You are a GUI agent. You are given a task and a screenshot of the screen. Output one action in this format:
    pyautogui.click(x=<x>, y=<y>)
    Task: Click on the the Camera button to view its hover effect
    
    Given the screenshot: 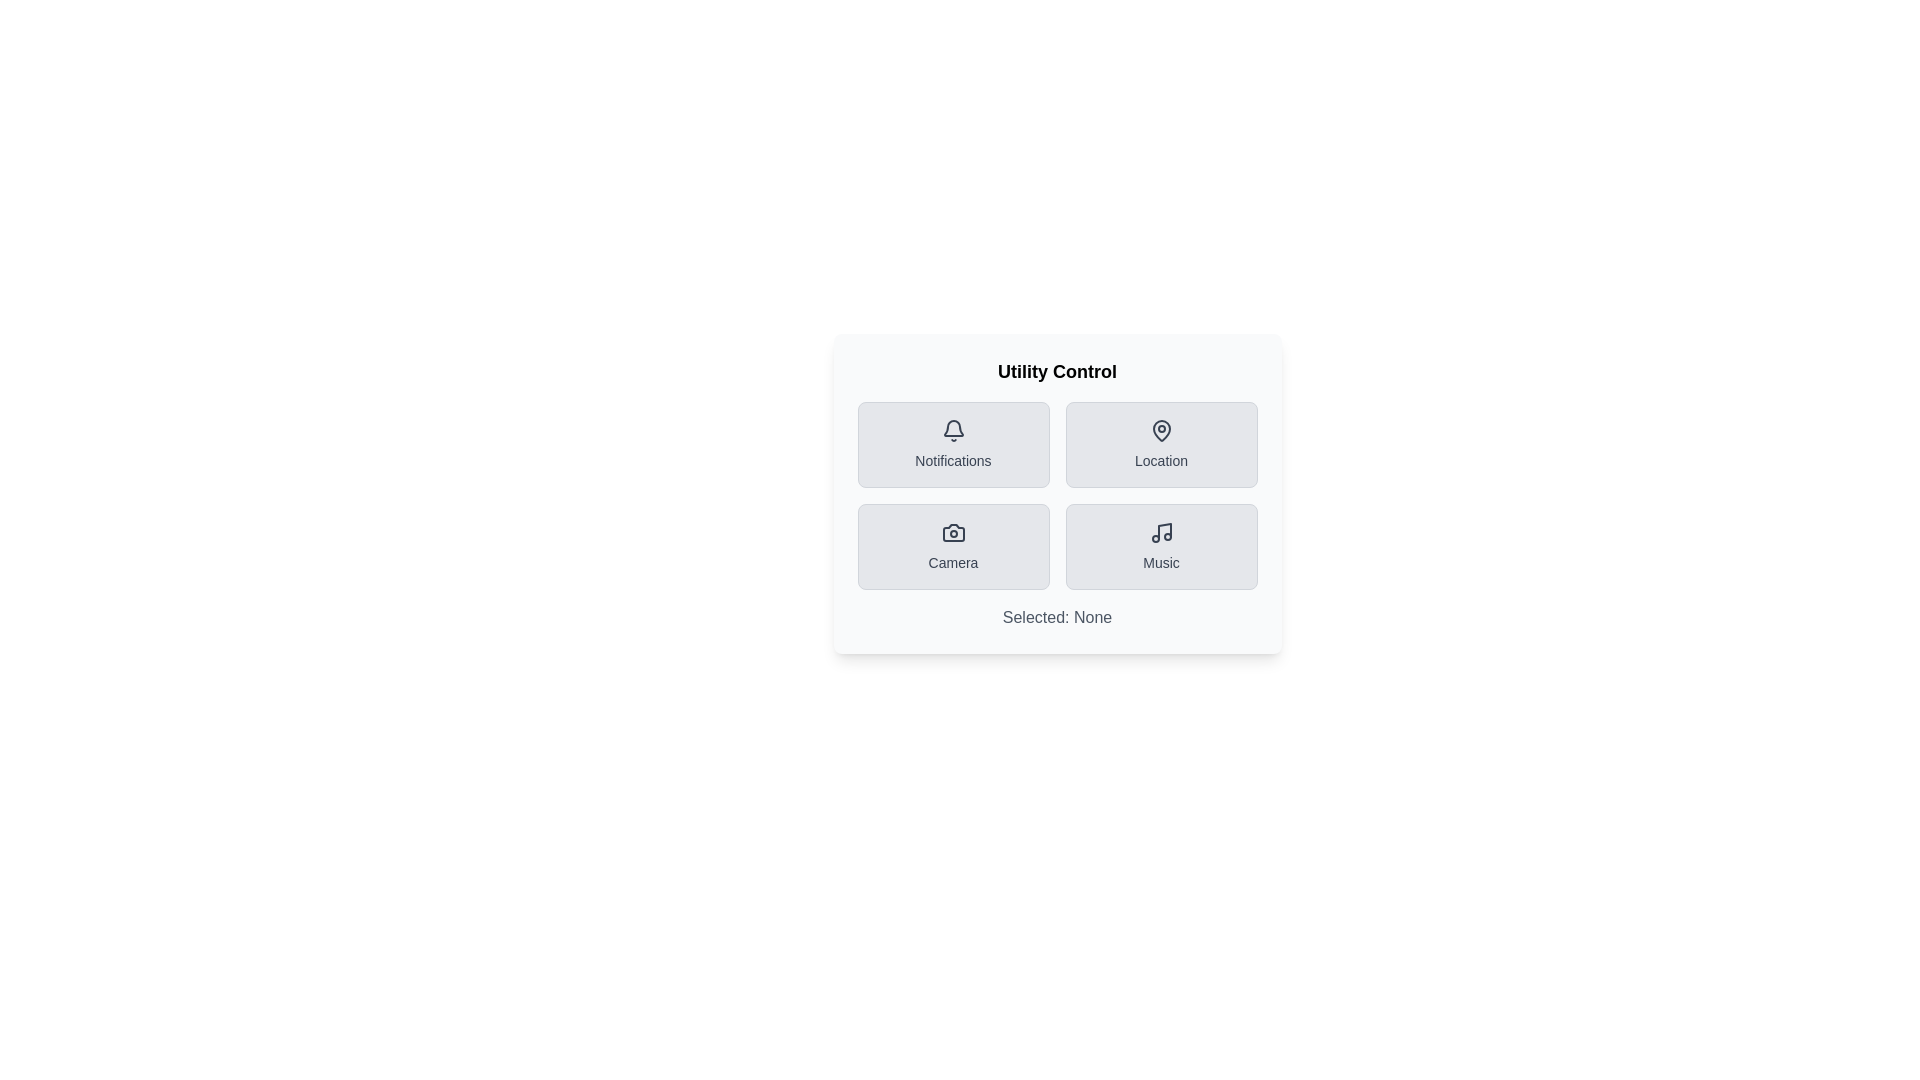 What is the action you would take?
    pyautogui.click(x=952, y=547)
    